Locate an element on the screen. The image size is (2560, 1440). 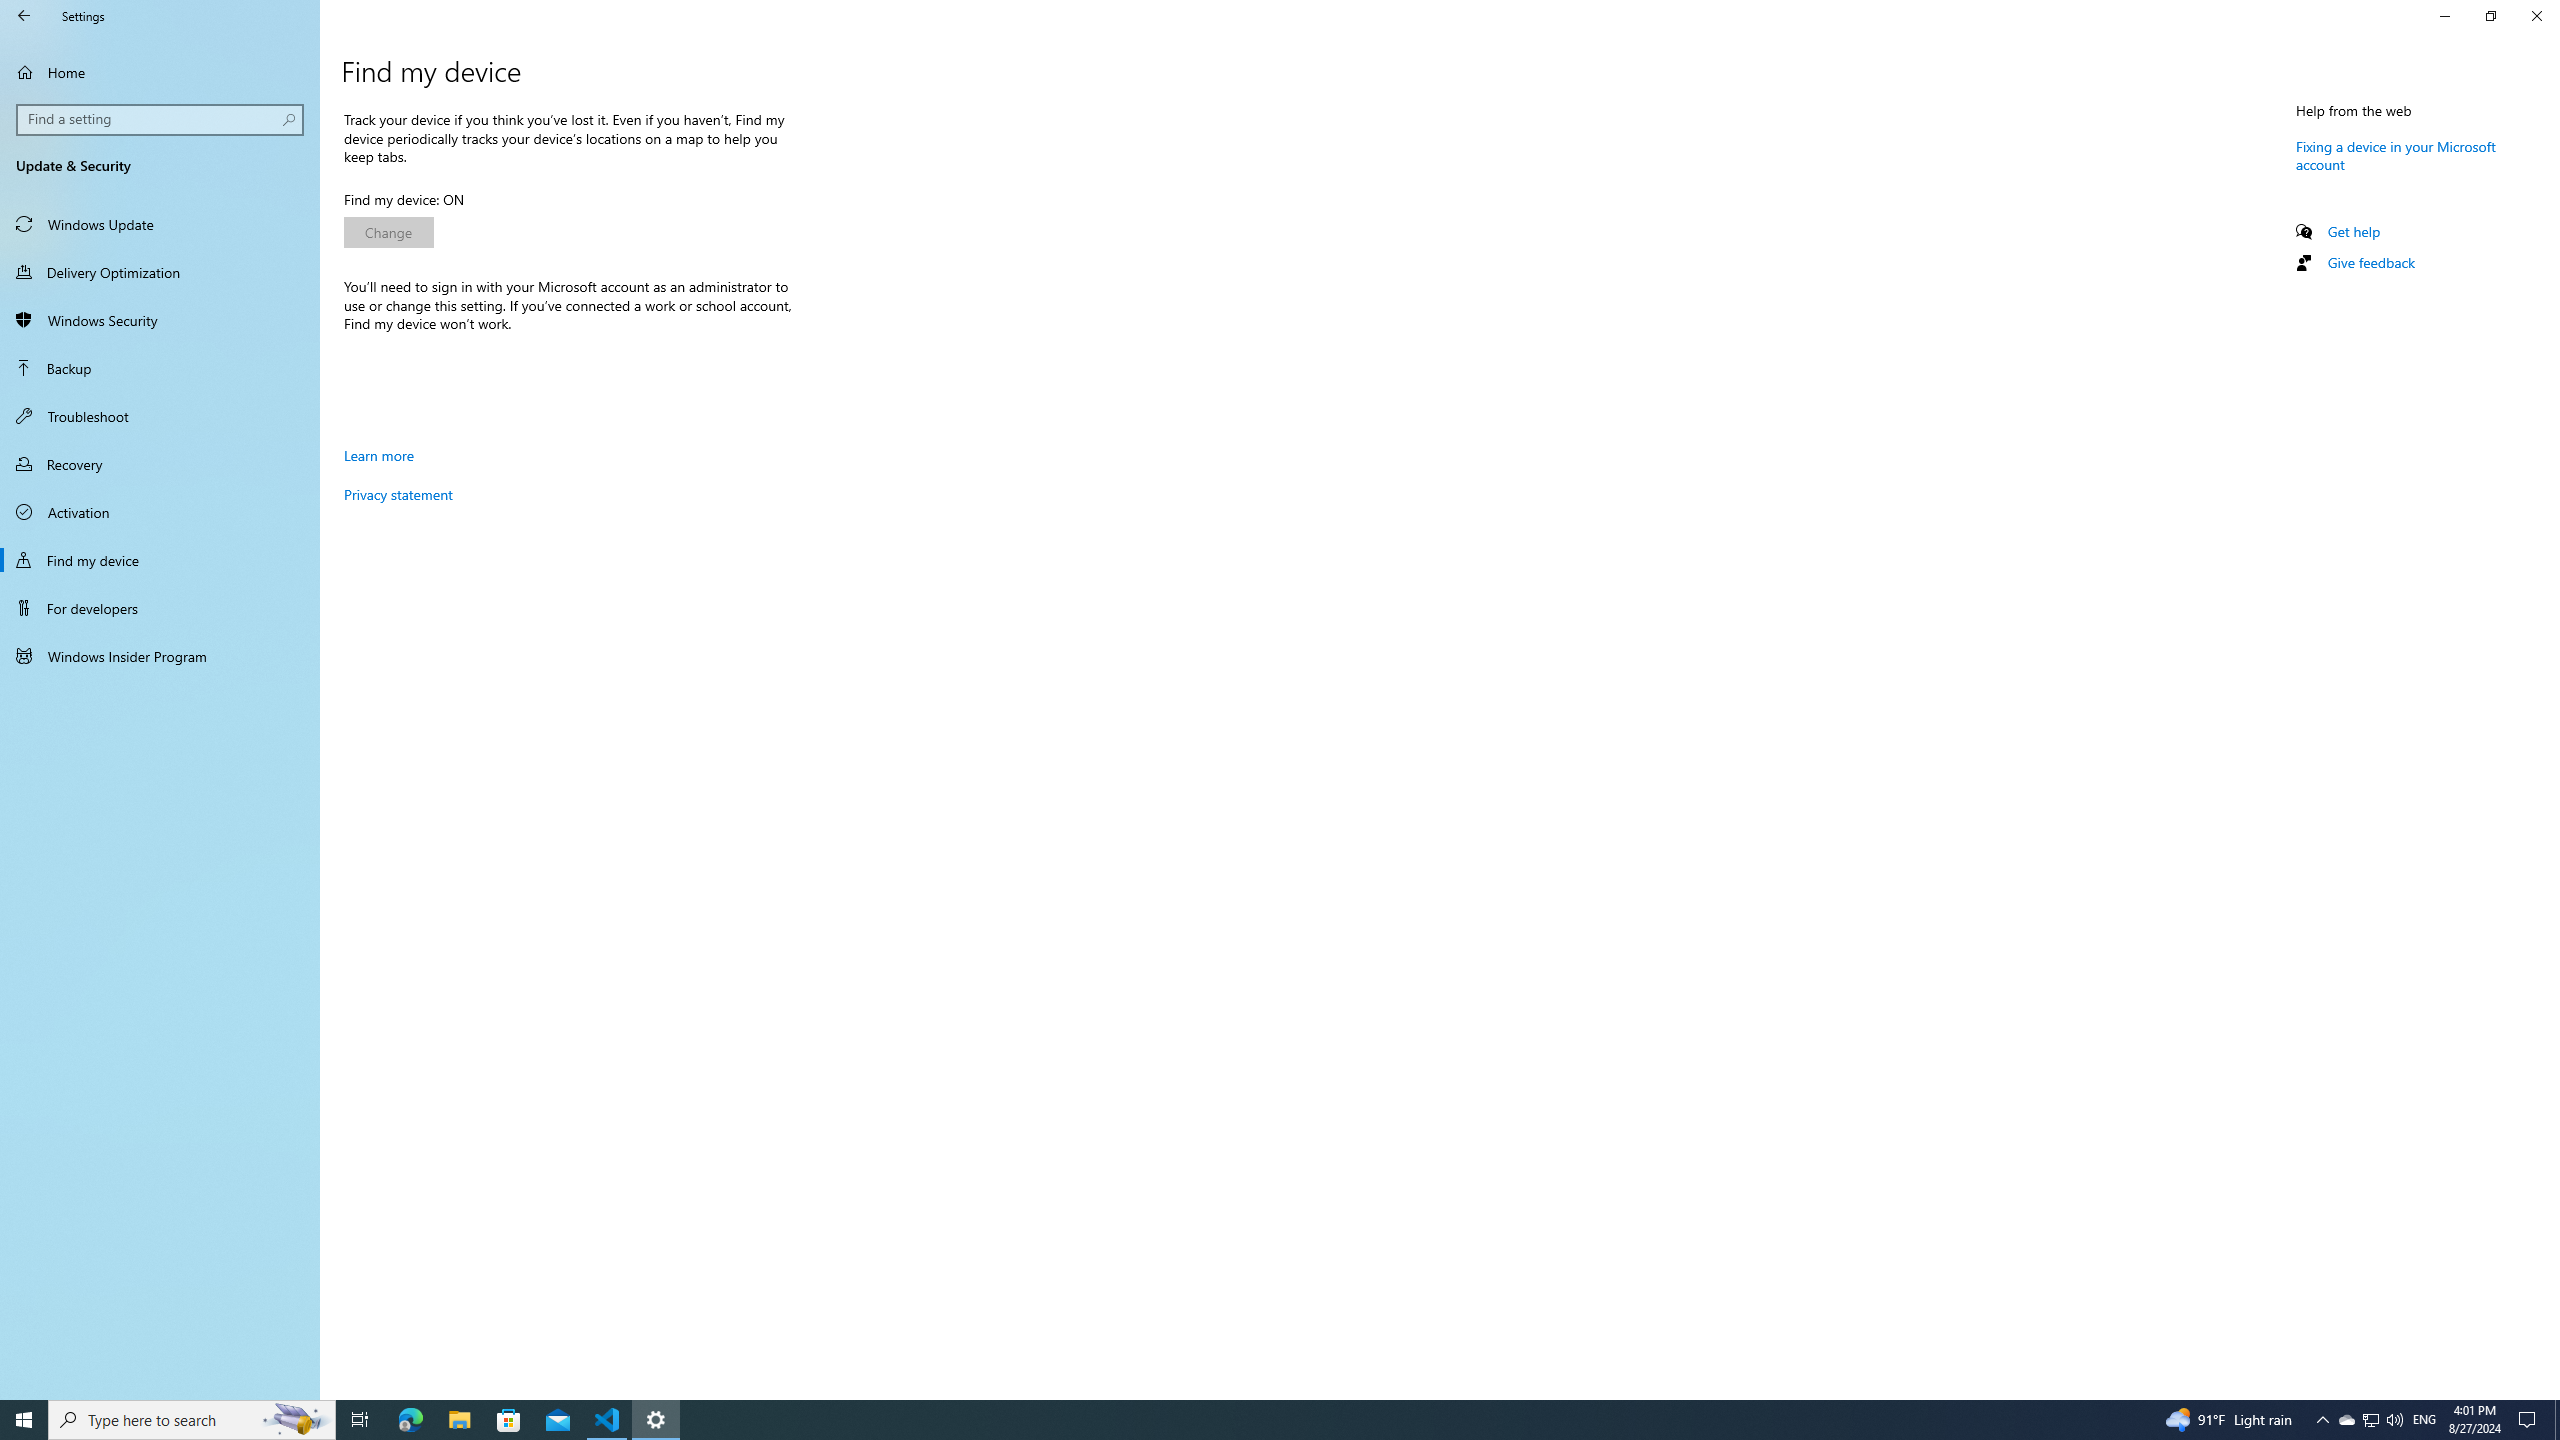
'Change' is located at coordinates (388, 231).